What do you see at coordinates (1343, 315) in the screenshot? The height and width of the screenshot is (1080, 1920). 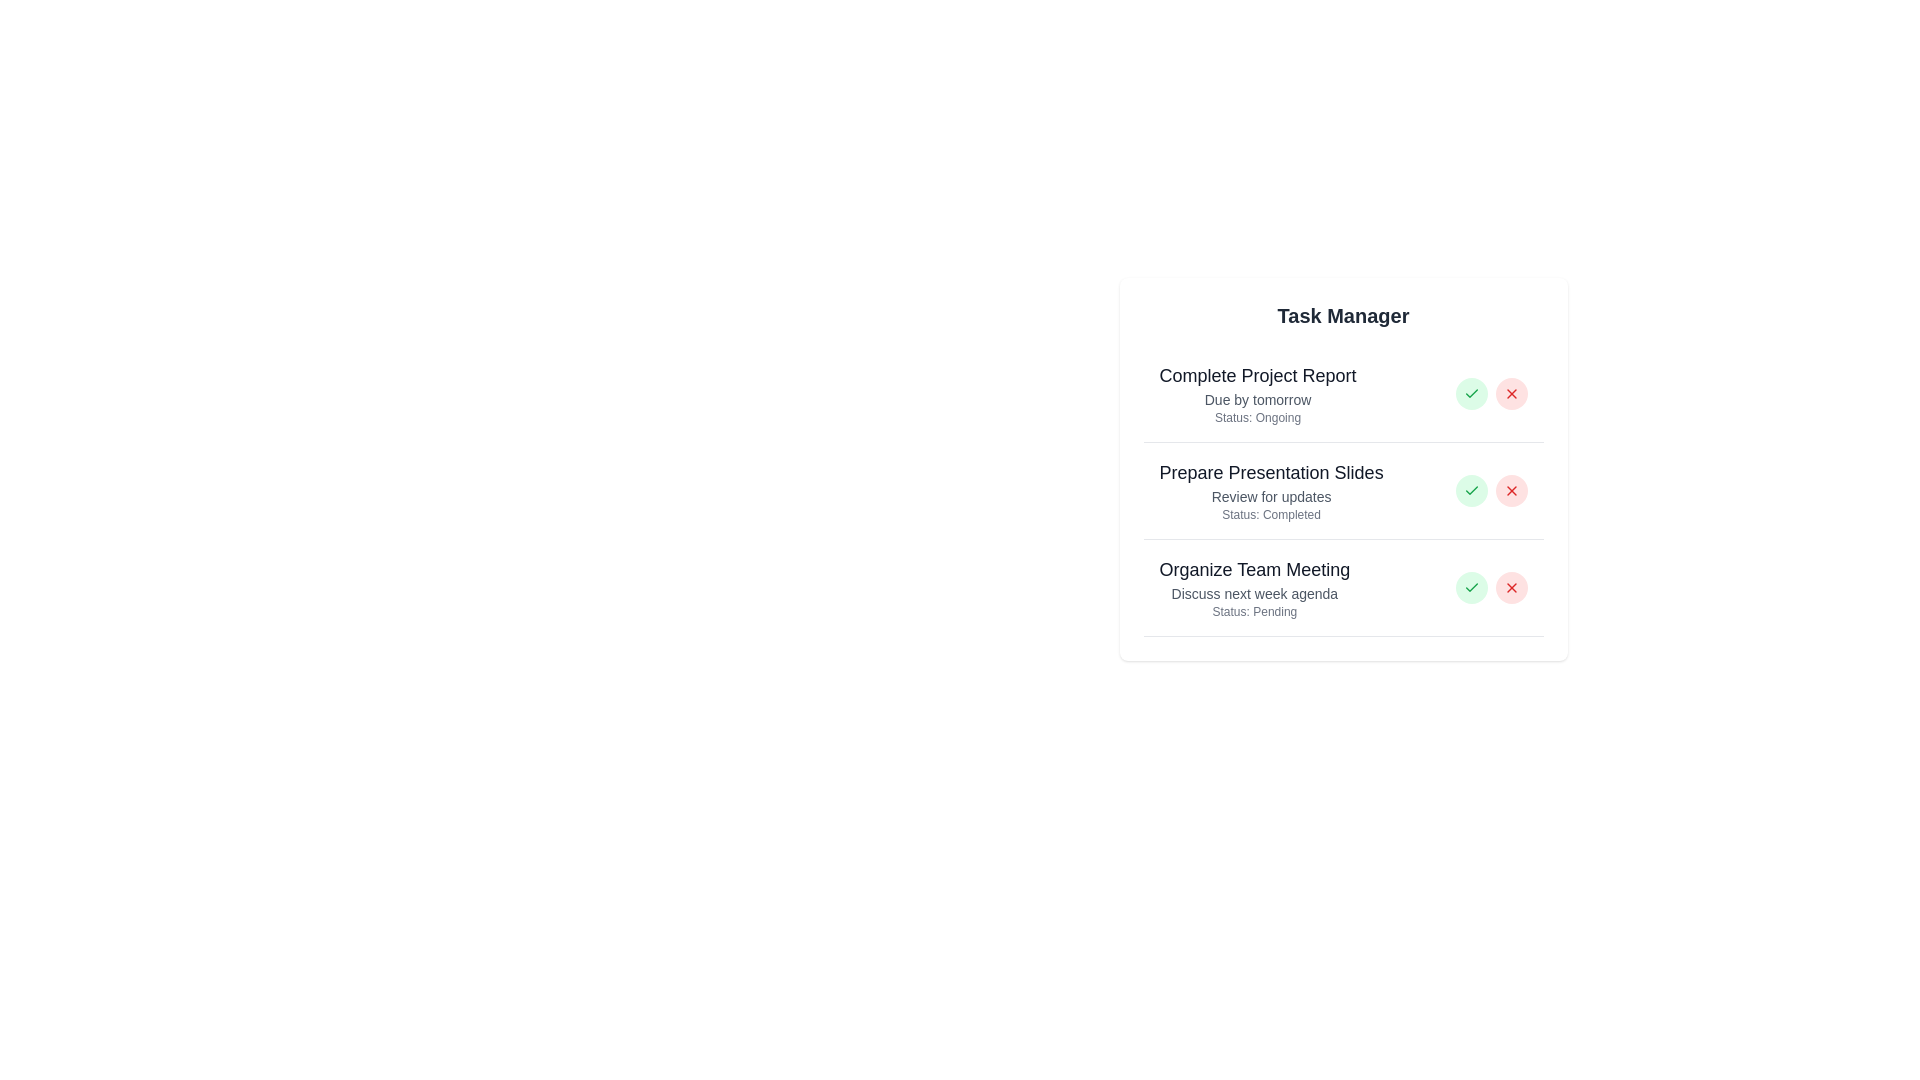 I see `text of the heading element that serves as the title for the task manager section, located at the center of the card layout` at bounding box center [1343, 315].